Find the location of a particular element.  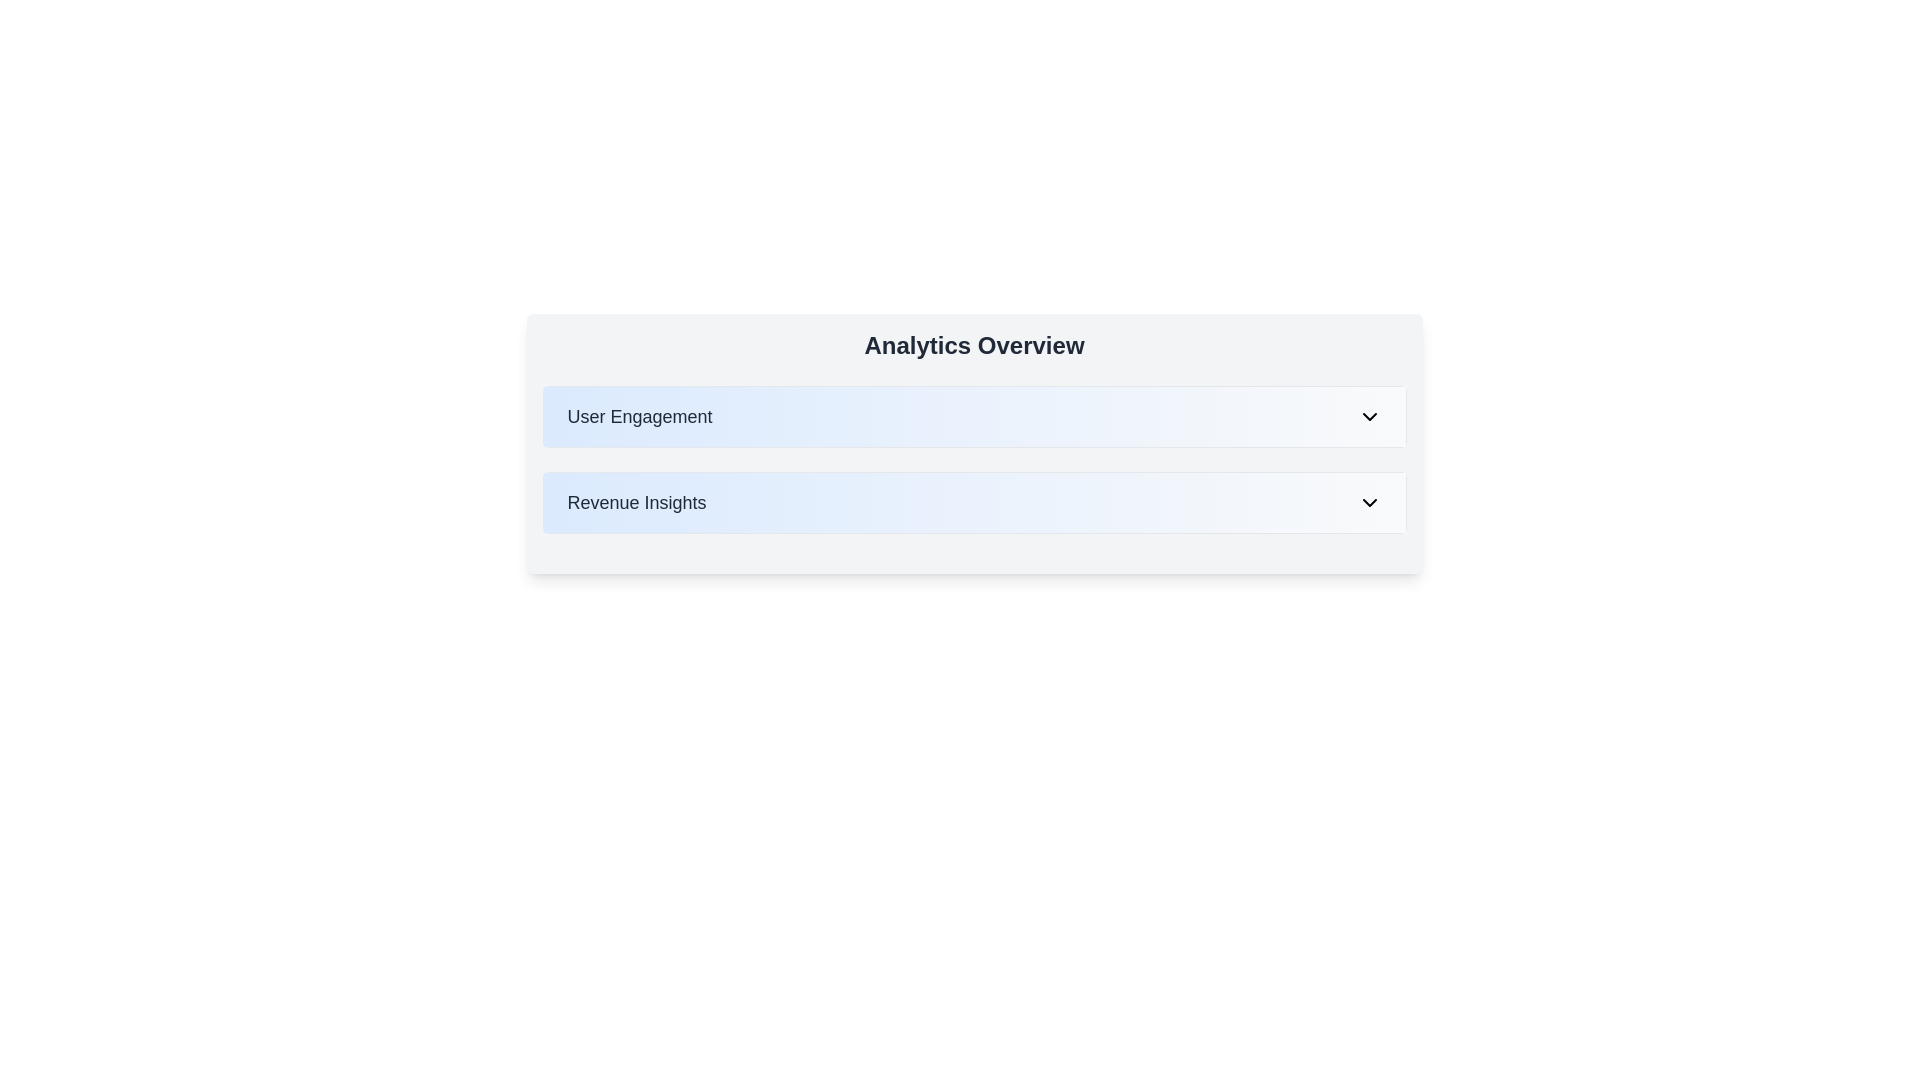

the Chevron Down icon located at the far-right of the 'Revenue Insights' section is located at coordinates (1368, 501).